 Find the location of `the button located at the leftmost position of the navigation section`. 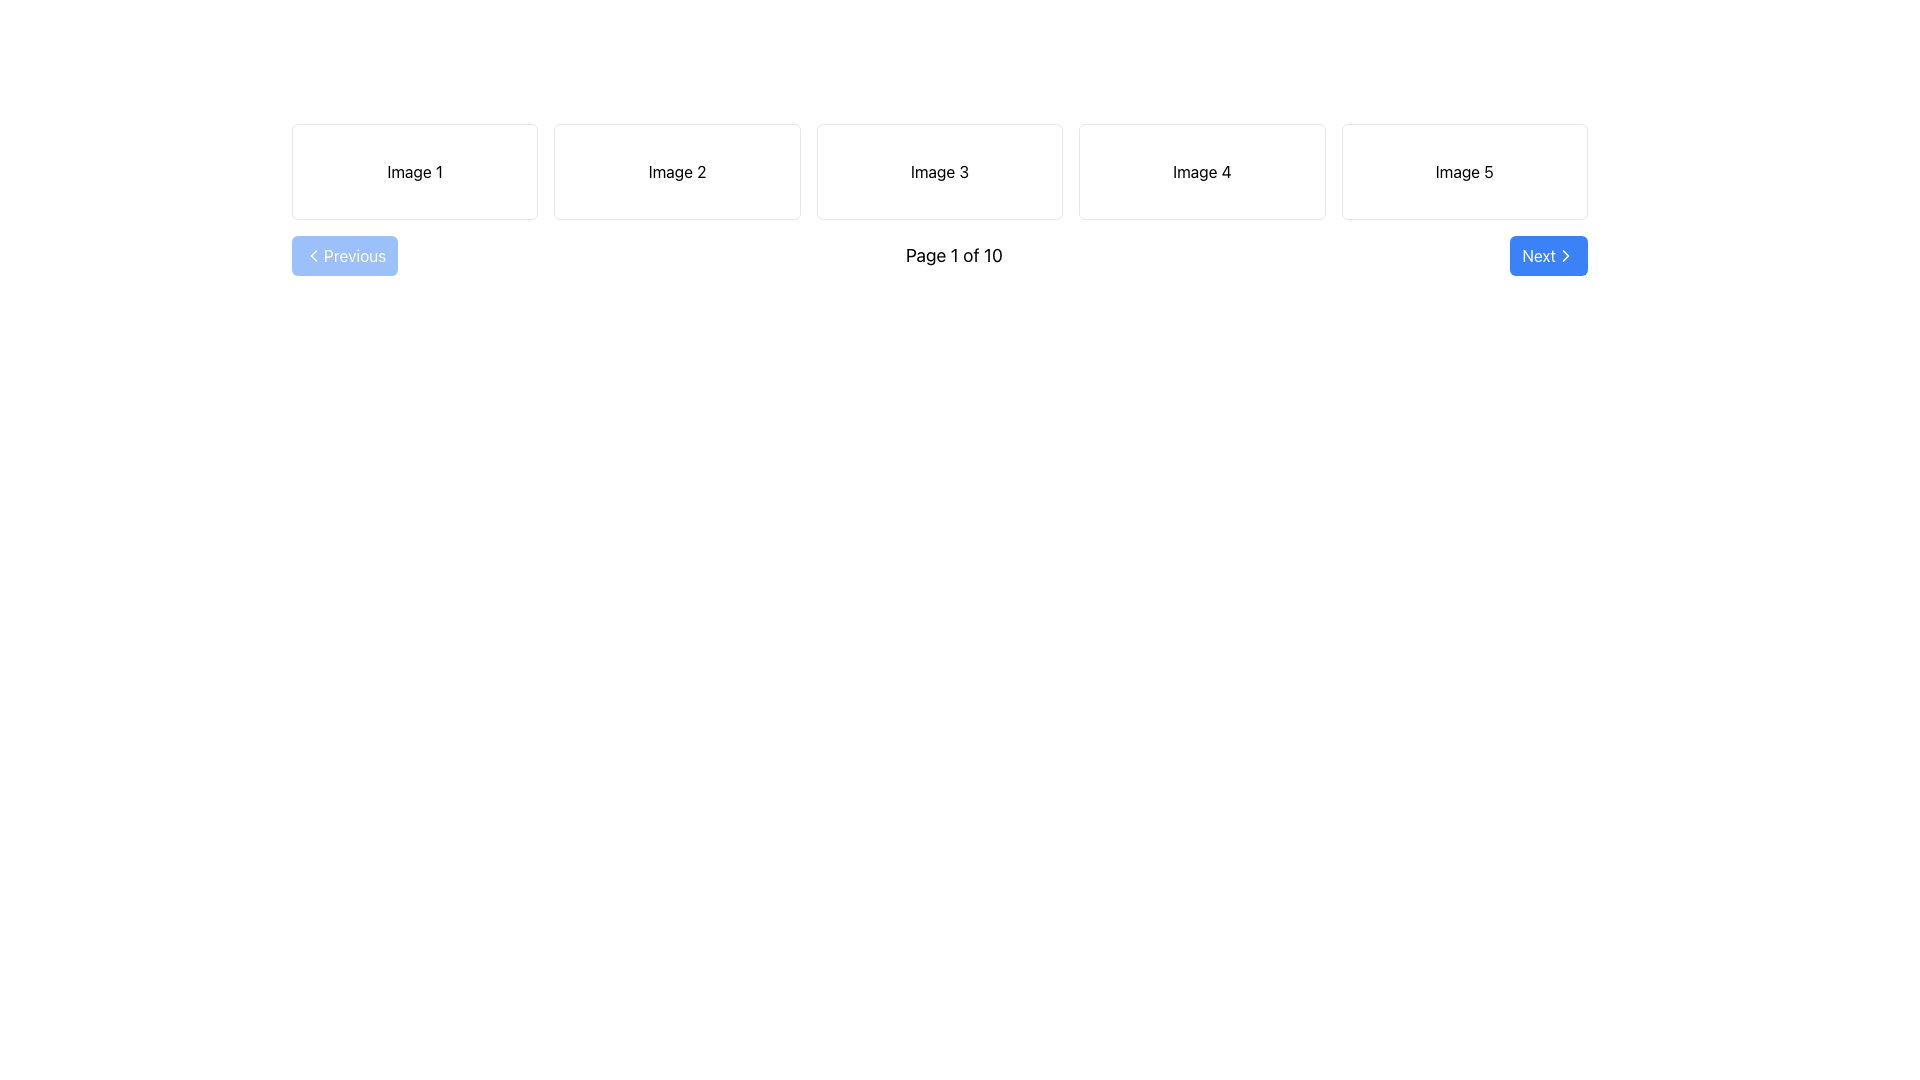

the button located at the leftmost position of the navigation section is located at coordinates (345, 254).